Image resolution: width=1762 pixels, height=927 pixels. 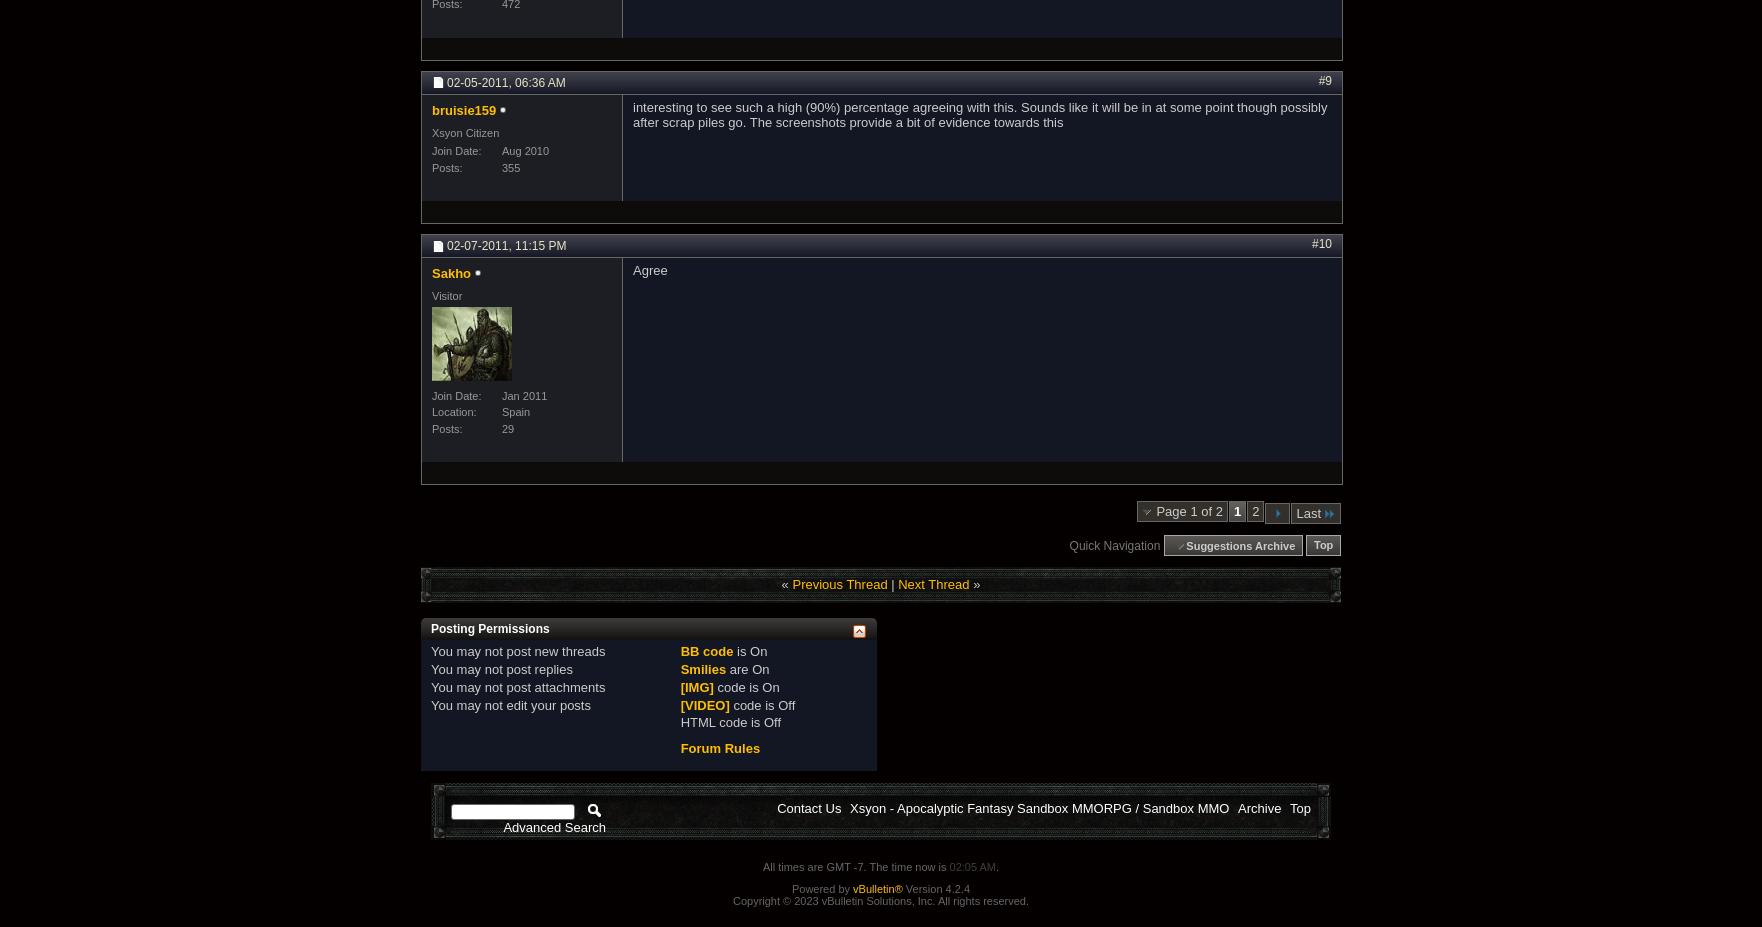 What do you see at coordinates (545, 703) in the screenshot?
I see `'edit your posts'` at bounding box center [545, 703].